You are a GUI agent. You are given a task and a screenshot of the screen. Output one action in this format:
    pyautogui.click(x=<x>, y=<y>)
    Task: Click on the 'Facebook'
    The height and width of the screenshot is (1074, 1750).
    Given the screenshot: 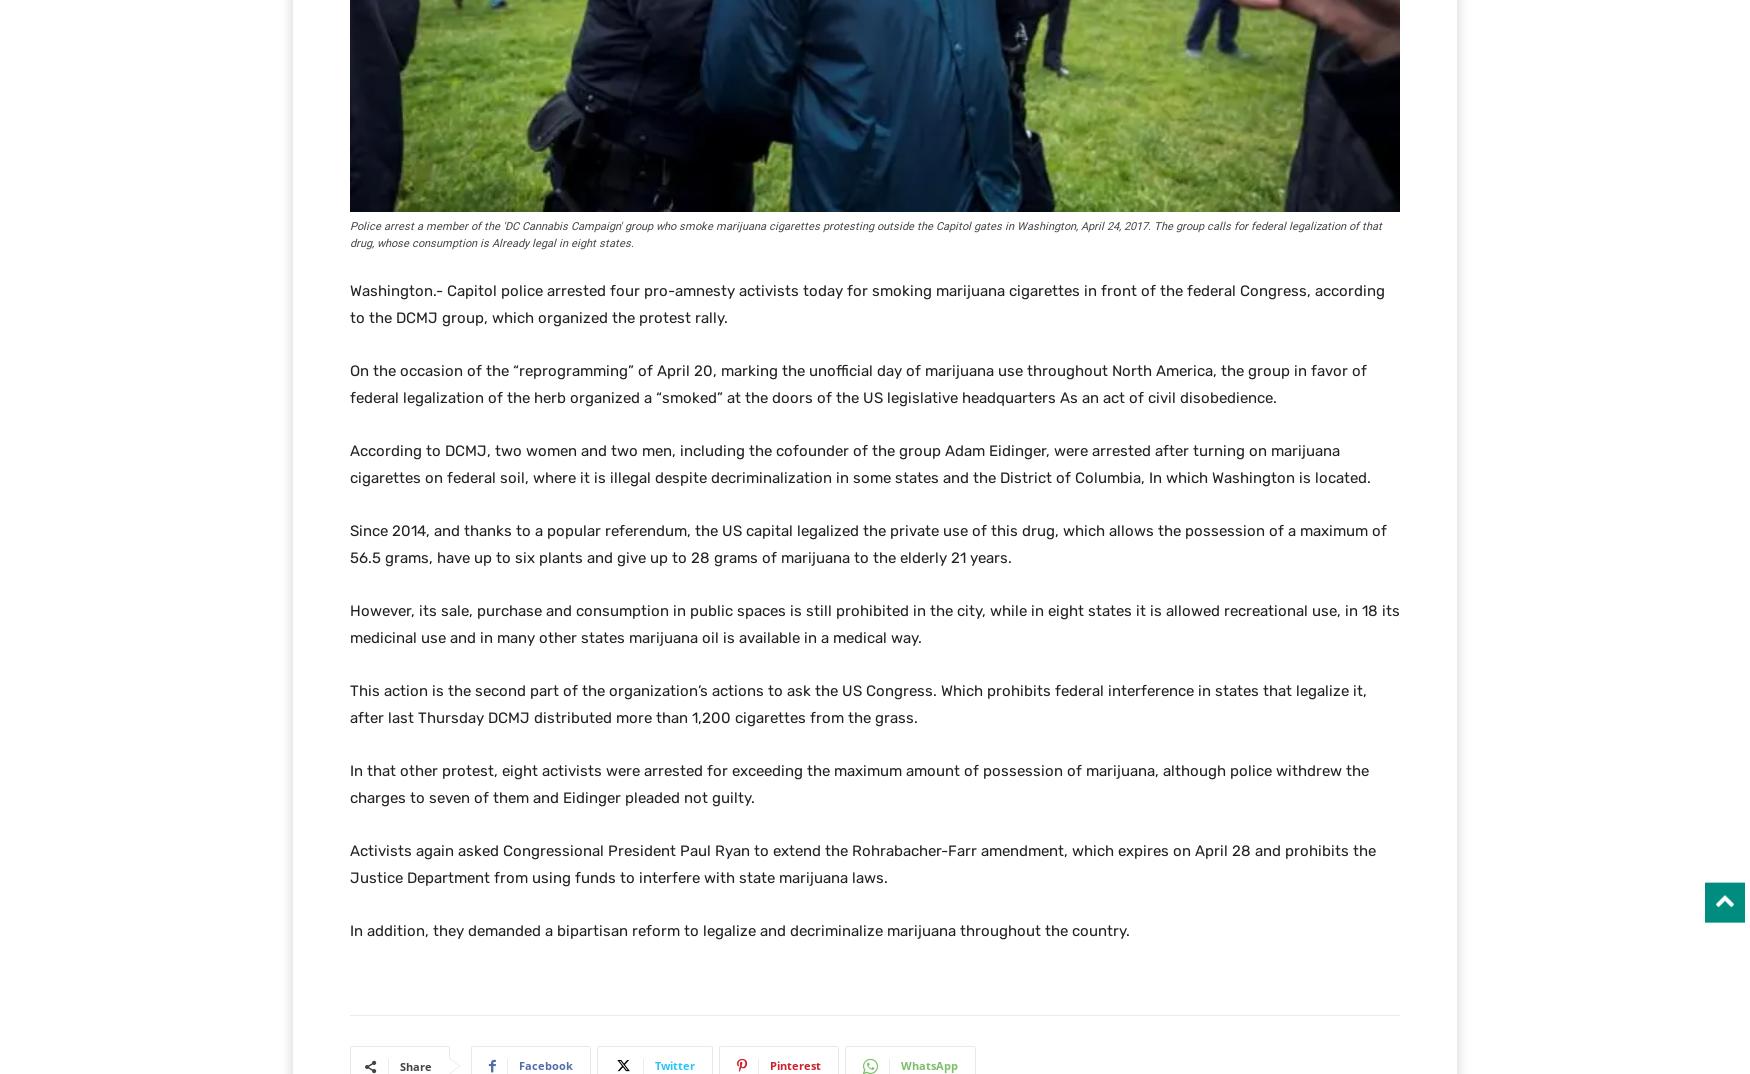 What is the action you would take?
    pyautogui.click(x=545, y=1065)
    